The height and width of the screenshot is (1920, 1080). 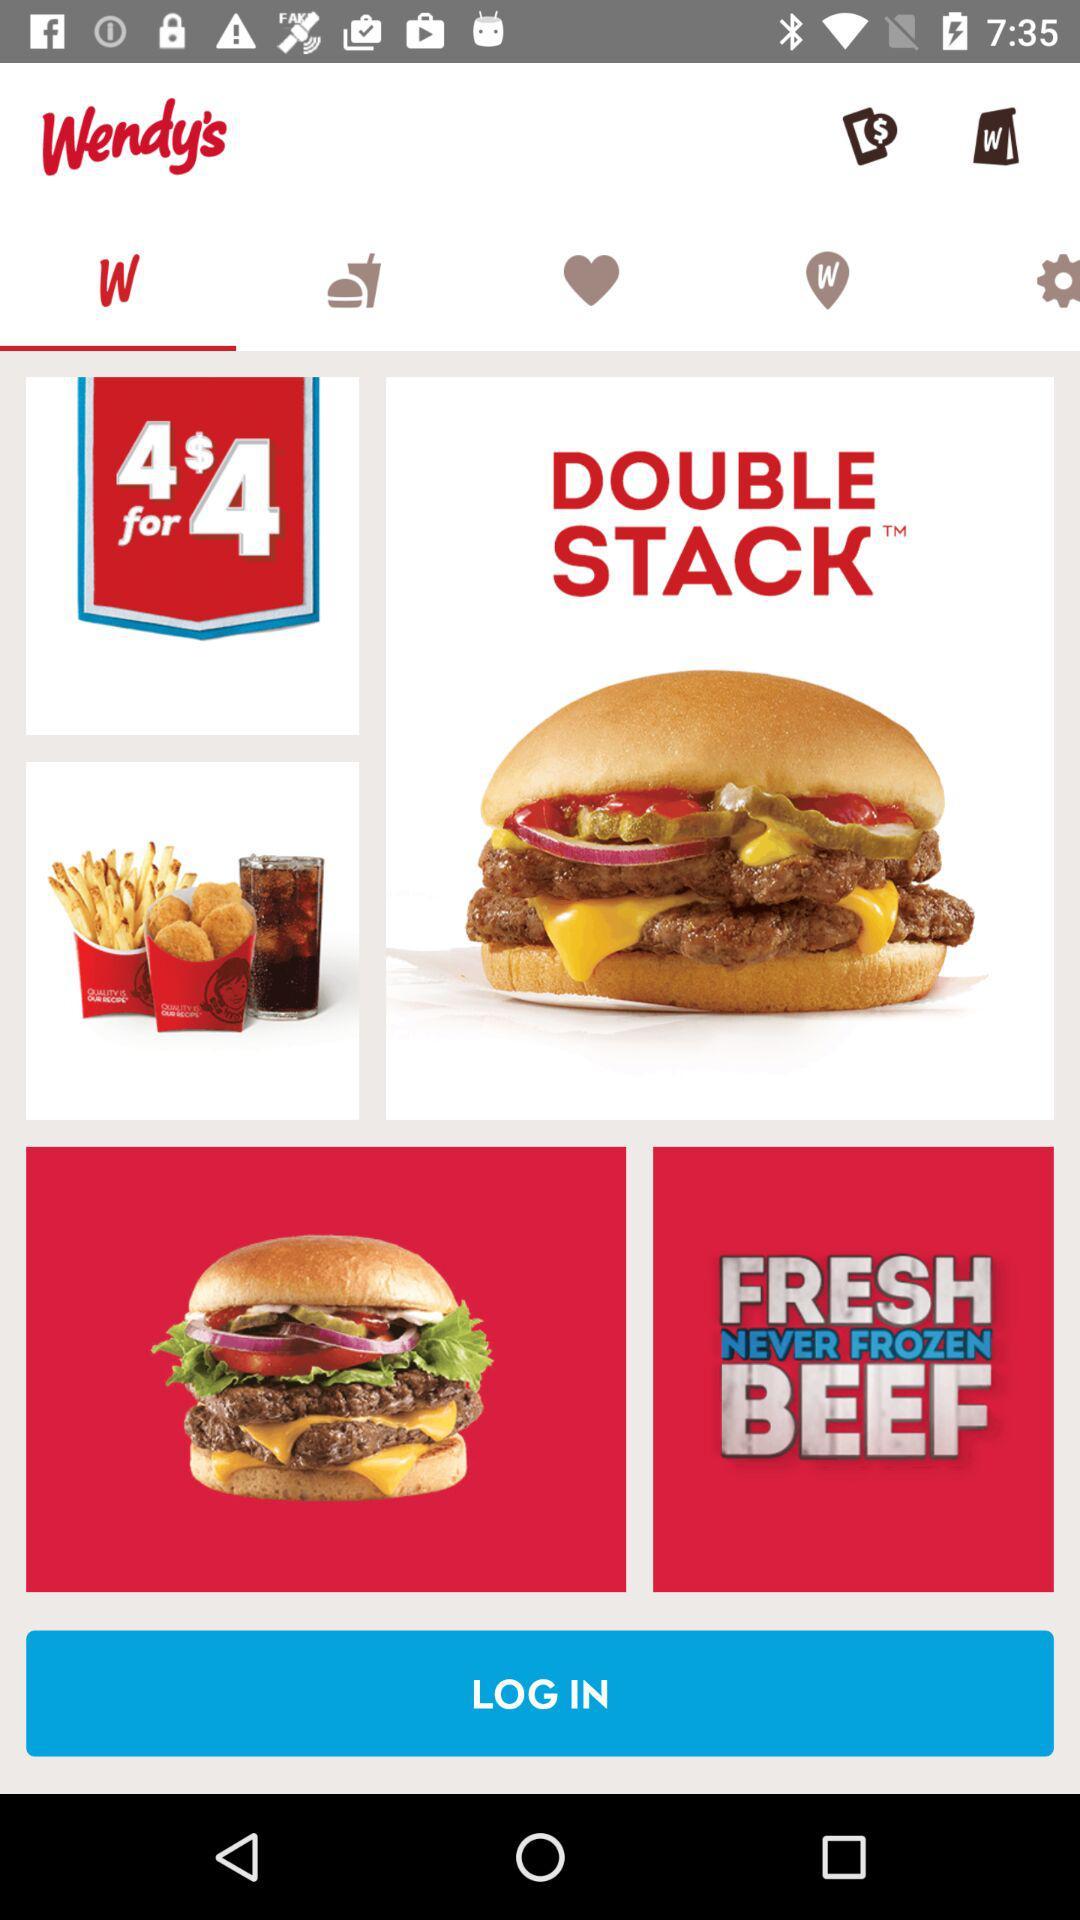 I want to click on an item, so click(x=192, y=939).